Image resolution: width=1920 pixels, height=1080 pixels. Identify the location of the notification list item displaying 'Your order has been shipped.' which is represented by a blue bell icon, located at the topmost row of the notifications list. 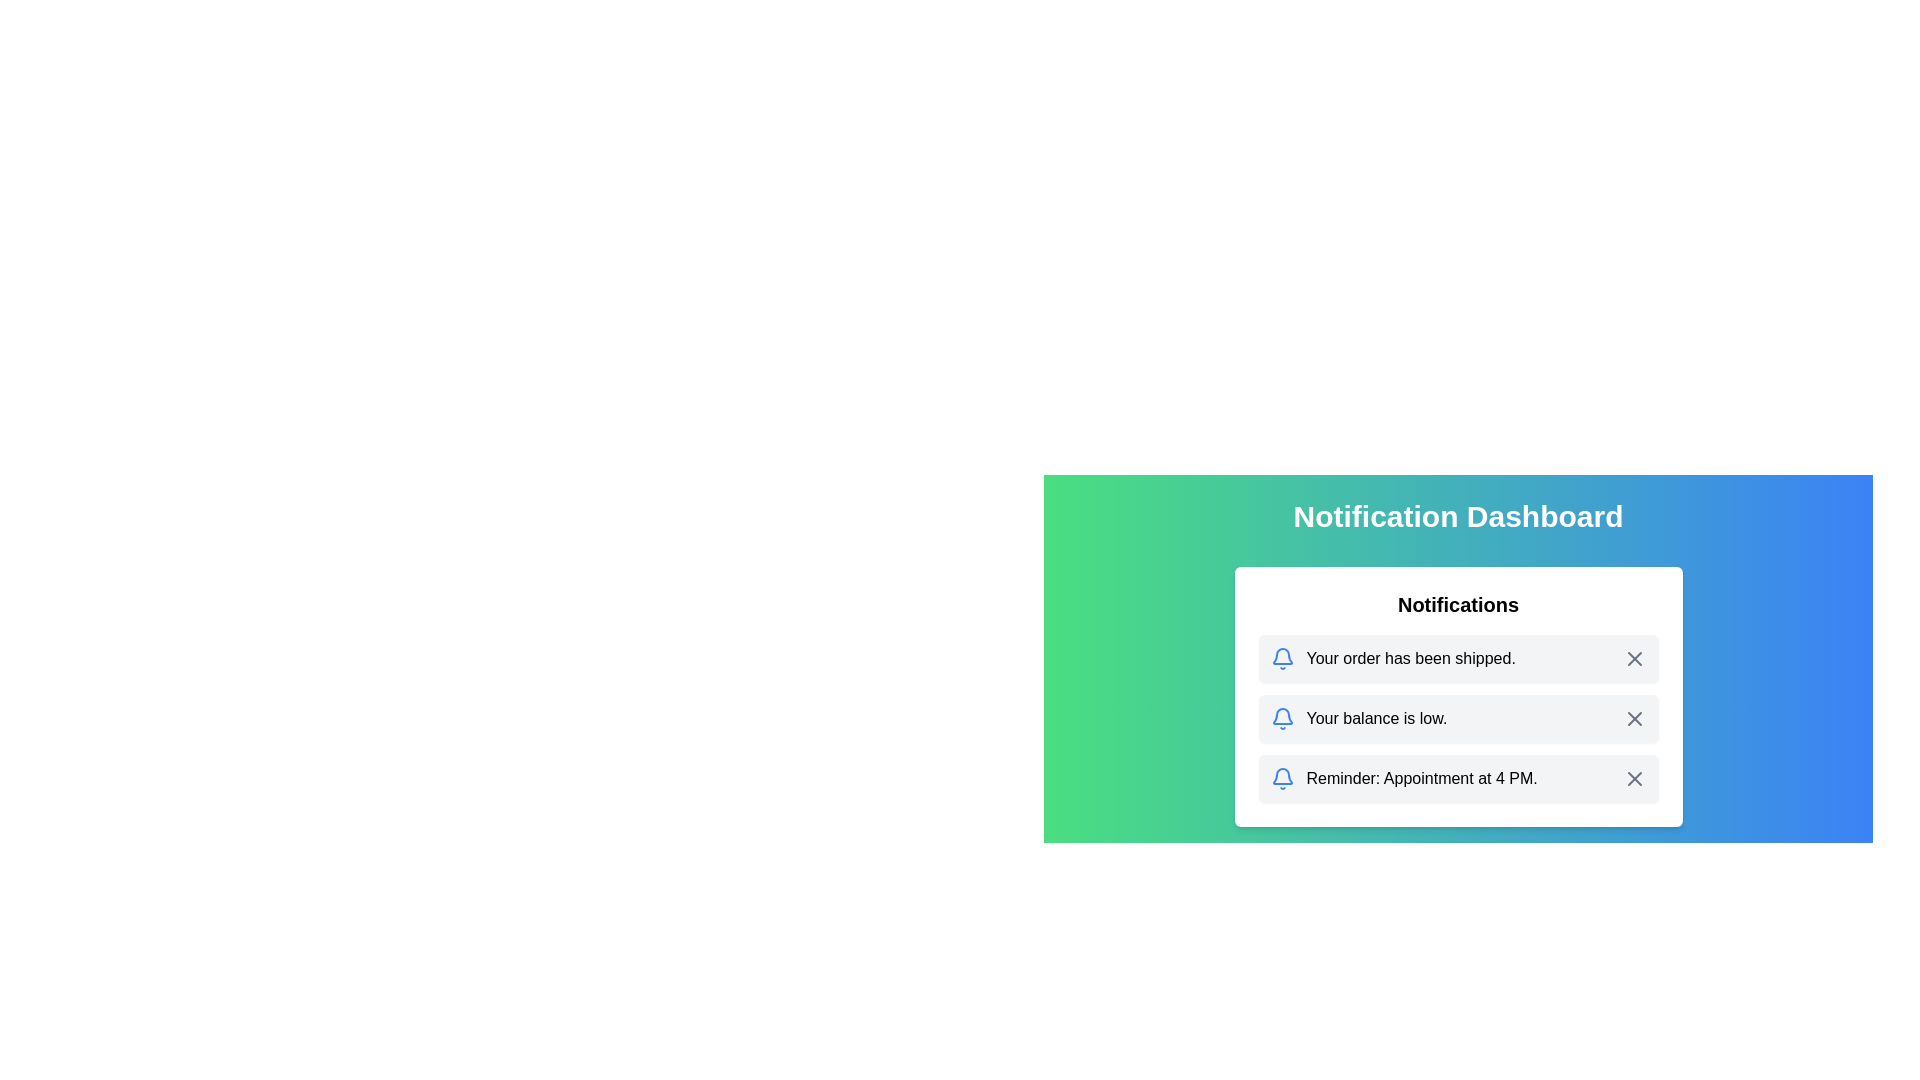
(1392, 659).